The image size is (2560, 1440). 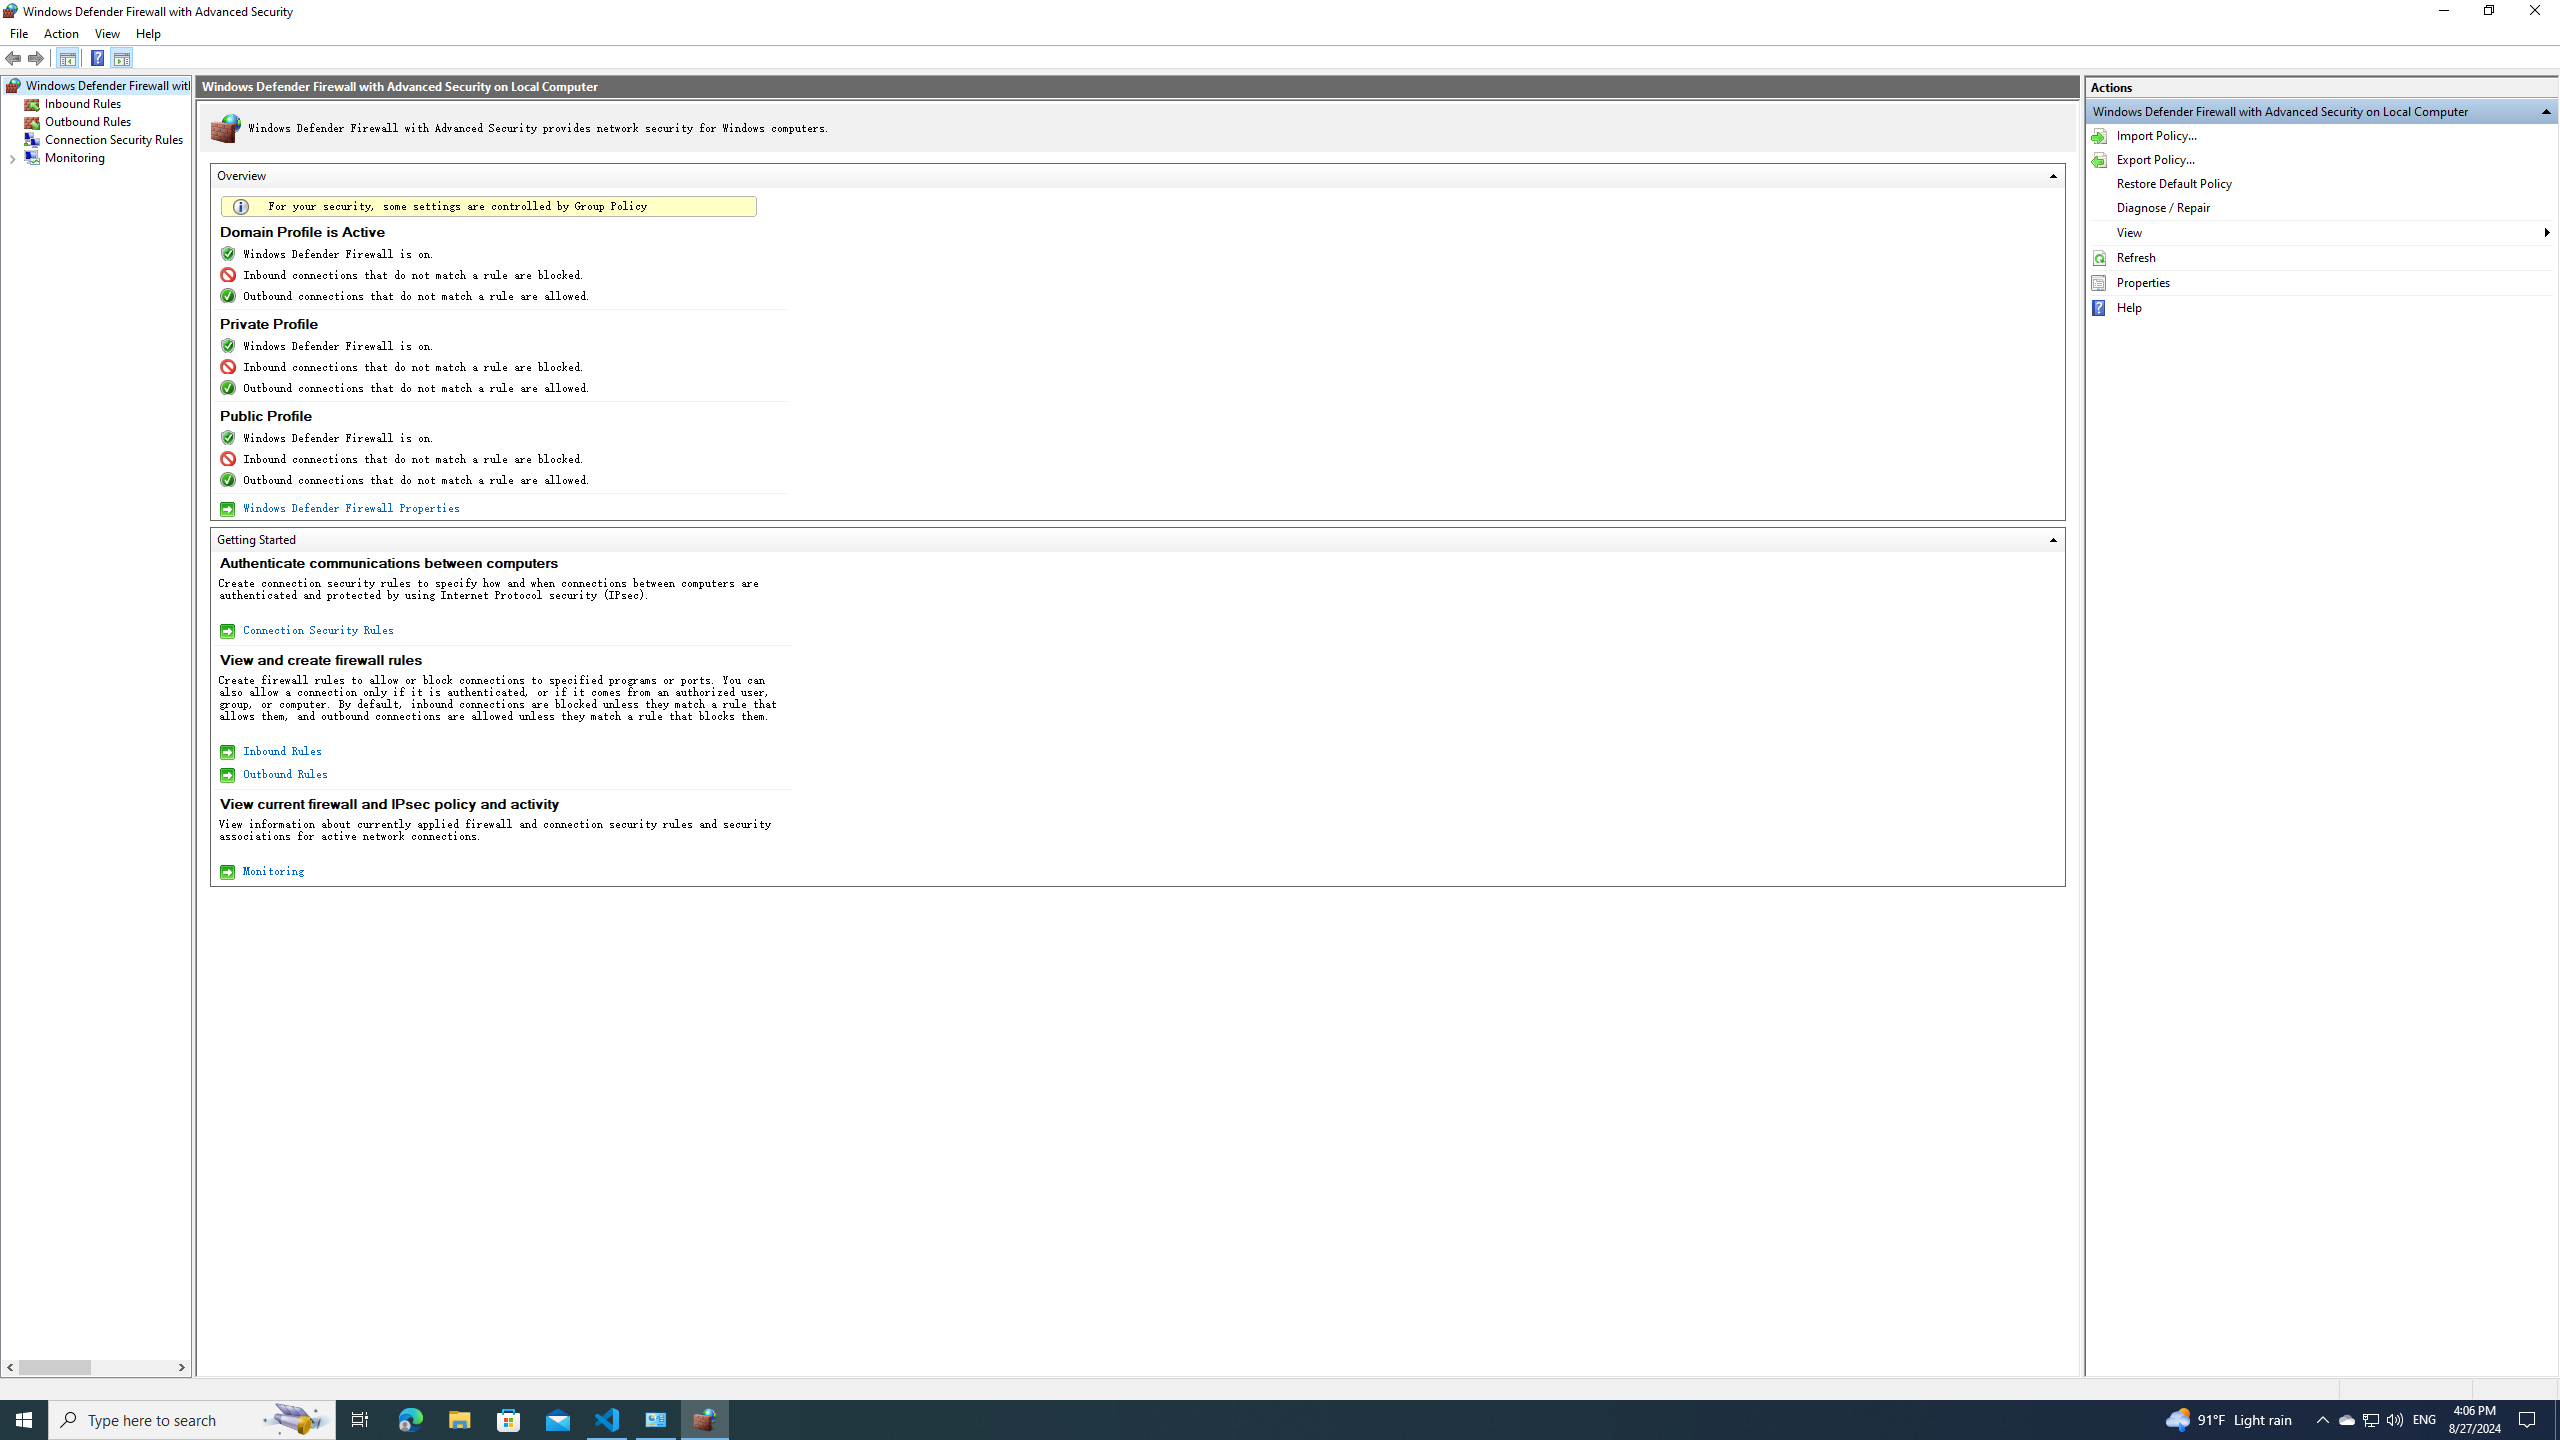 I want to click on 'Back', so click(x=13, y=57).